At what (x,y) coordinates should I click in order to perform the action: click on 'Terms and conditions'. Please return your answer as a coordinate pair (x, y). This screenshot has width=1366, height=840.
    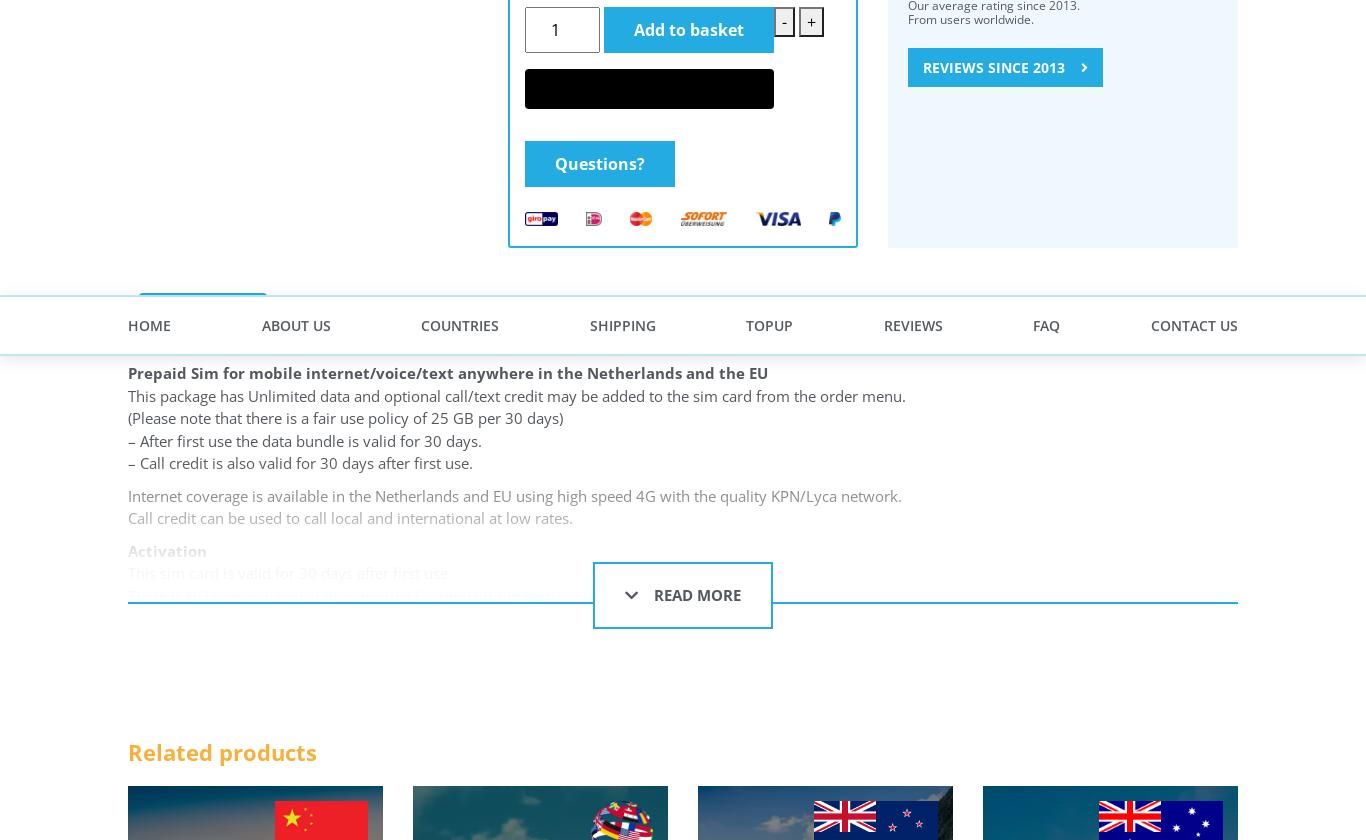
    Looking at the image, I should click on (581, 228).